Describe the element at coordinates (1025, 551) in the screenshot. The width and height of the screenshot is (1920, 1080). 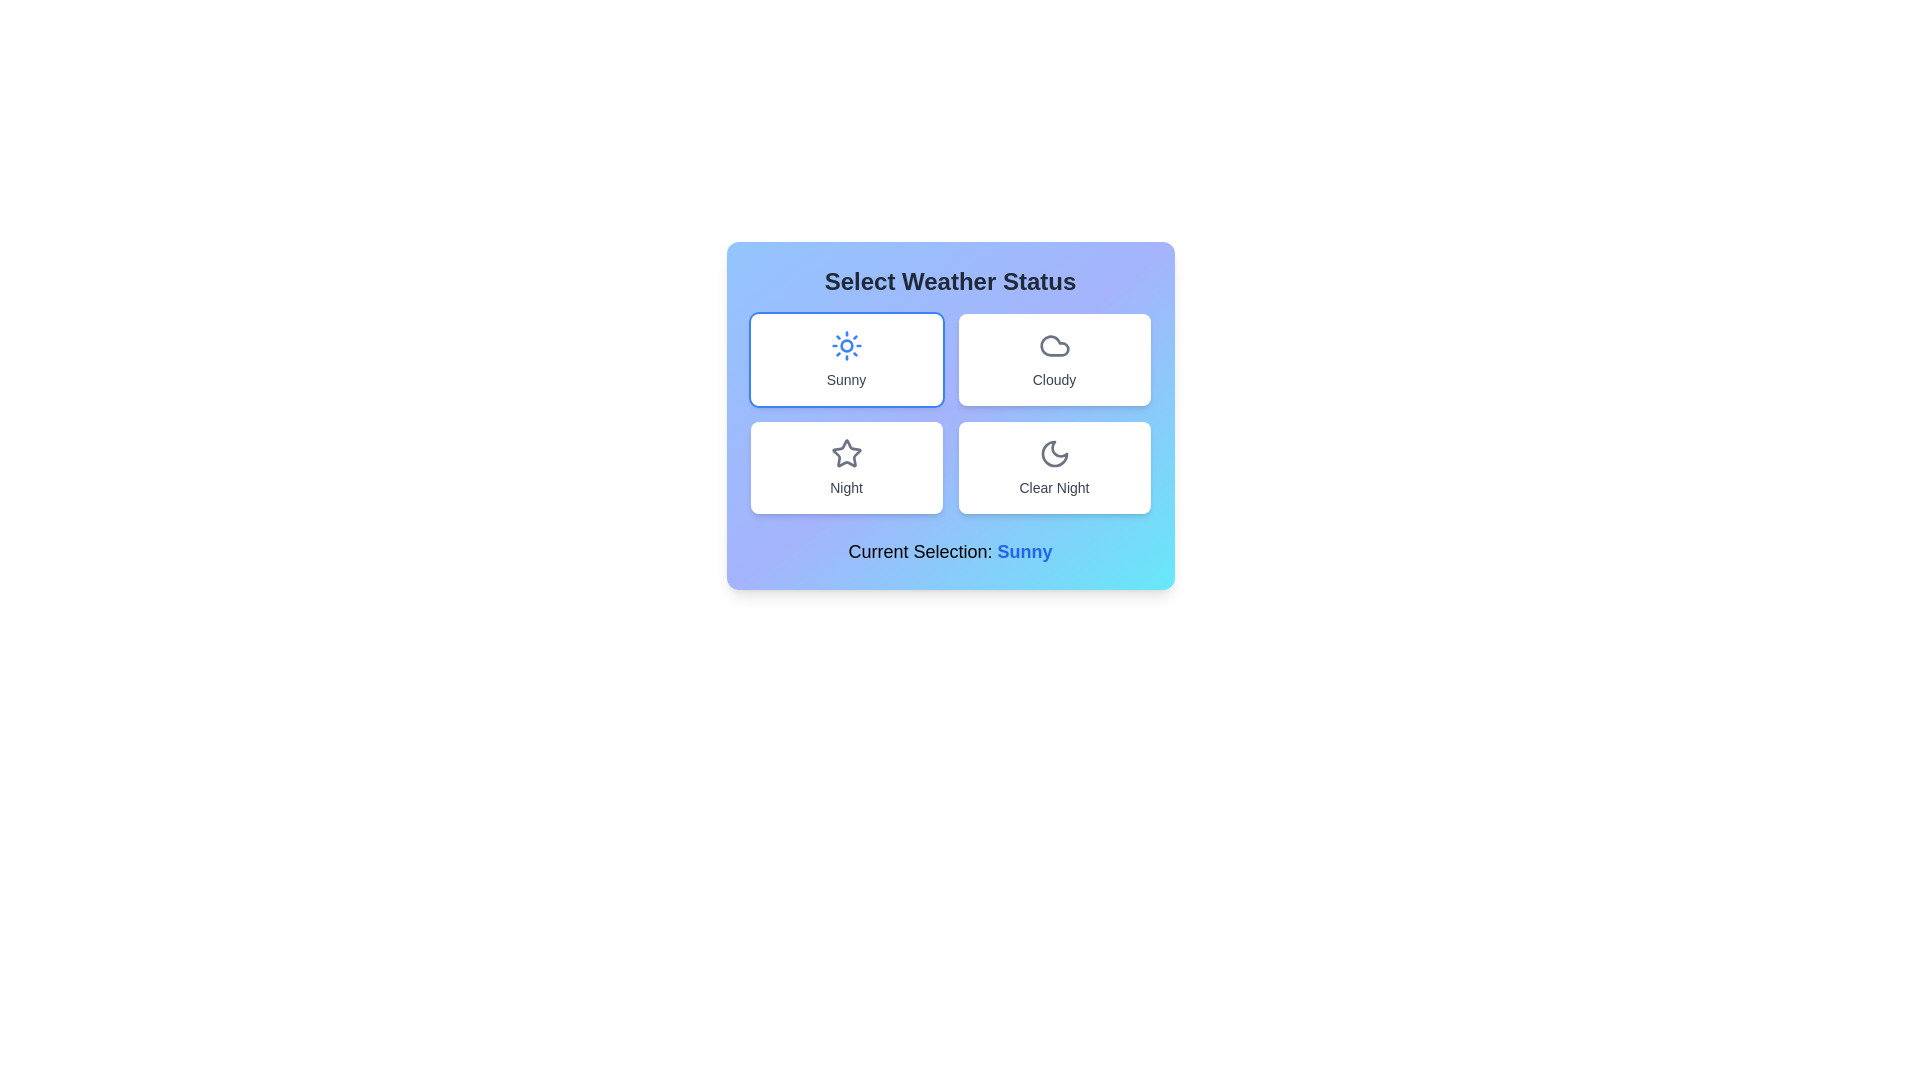
I see `the text label indicating the currently selected weather condition, which displays 'Current Selection: Sunny'` at that location.